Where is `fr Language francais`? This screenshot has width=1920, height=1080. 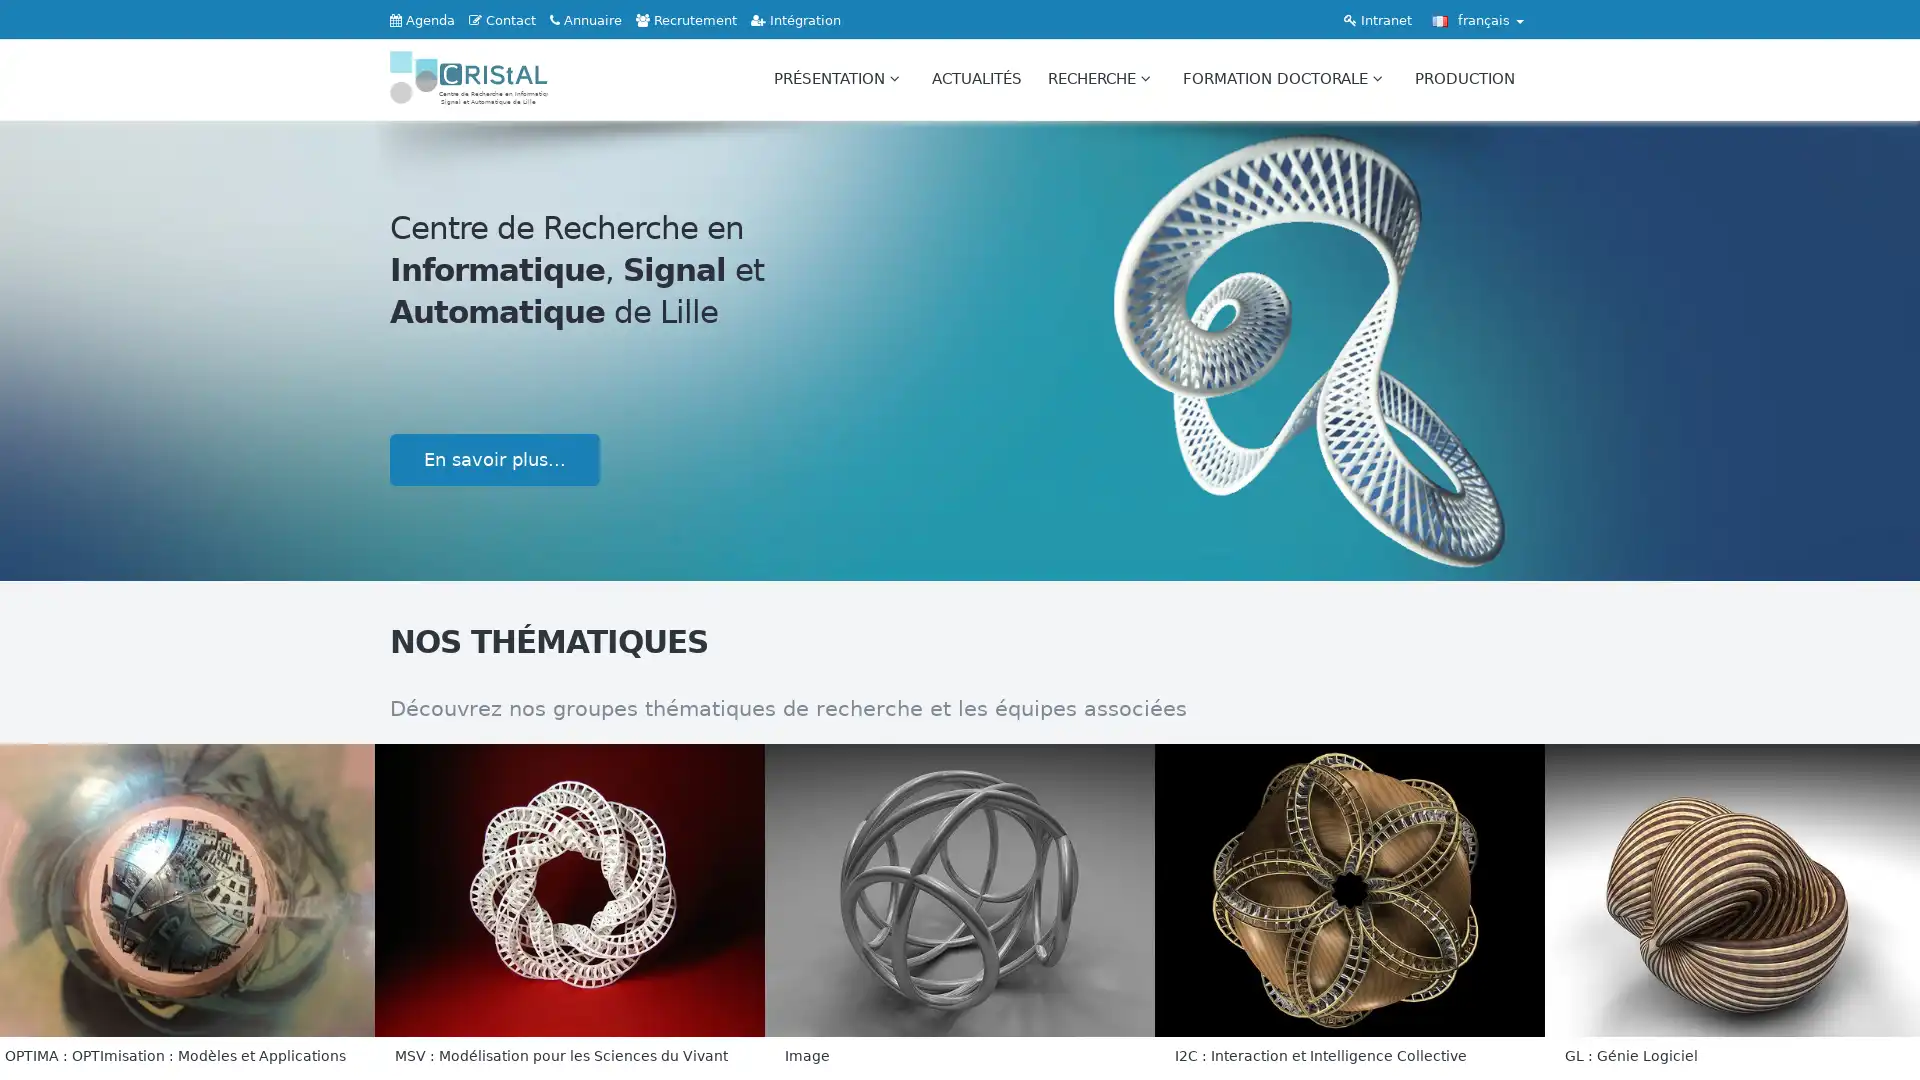 fr Language francais is located at coordinates (1478, 20).